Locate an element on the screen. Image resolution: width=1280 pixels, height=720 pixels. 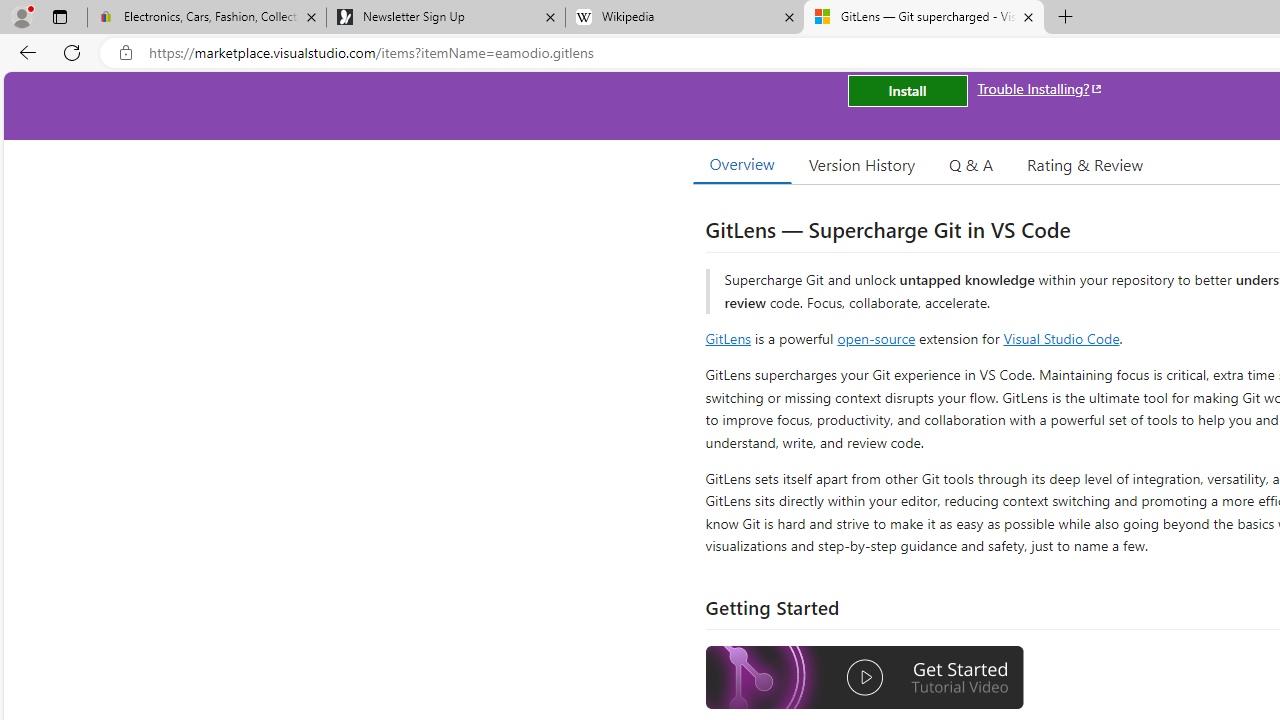
'Watch the GitLens Getting Started video' is located at coordinates (865, 679).